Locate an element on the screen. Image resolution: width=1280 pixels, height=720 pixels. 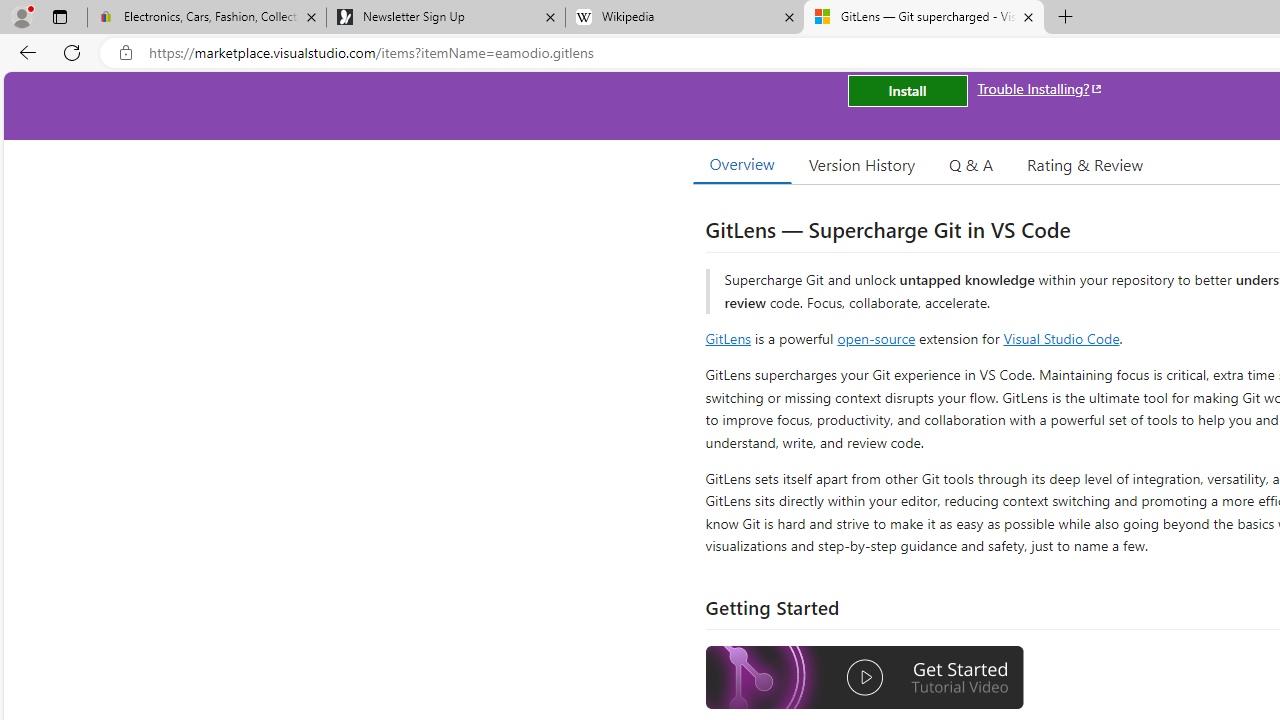
'Watch the GitLens Getting Started video' is located at coordinates (865, 679).